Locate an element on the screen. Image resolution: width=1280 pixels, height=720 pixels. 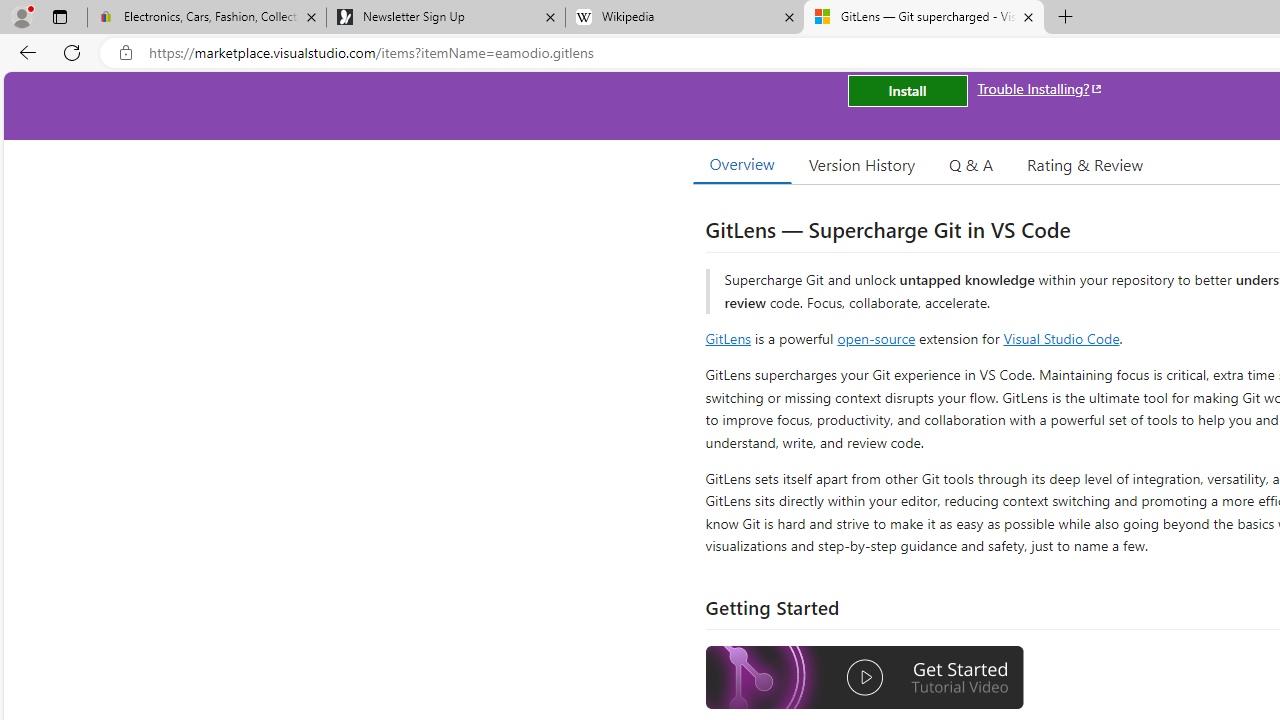
'Watch the GitLens Getting Started video' is located at coordinates (865, 679).